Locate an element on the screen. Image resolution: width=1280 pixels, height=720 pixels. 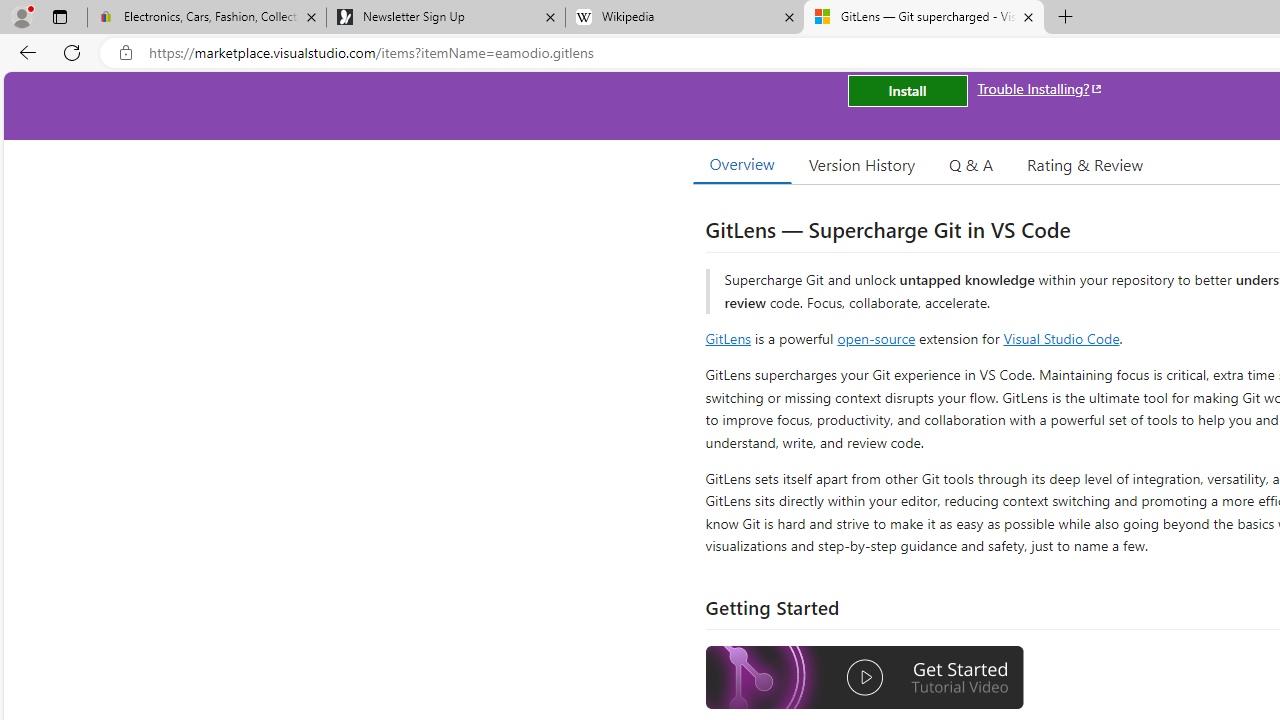
'Watch the GitLens Getting Started video' is located at coordinates (865, 679).